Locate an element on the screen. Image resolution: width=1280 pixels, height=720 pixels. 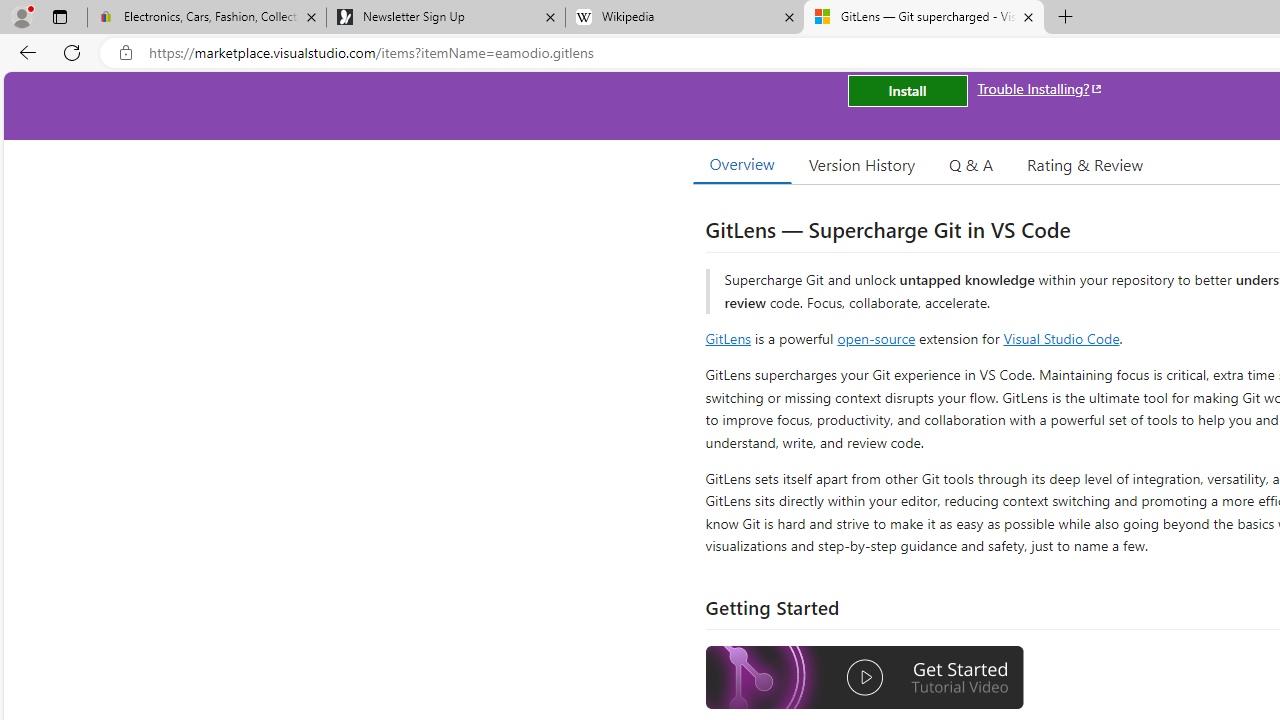
'Watch the GitLens Getting Started video' is located at coordinates (865, 679).